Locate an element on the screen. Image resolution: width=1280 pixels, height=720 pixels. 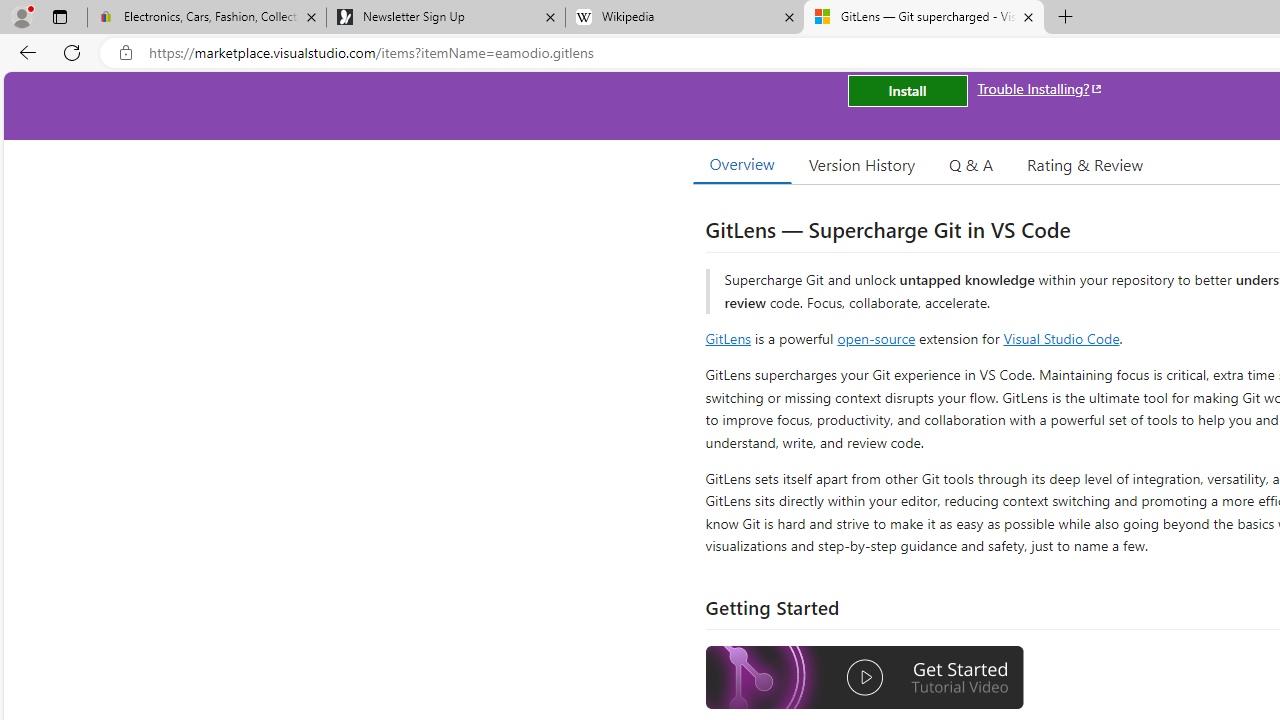
'Watch the GitLens Getting Started video' is located at coordinates (865, 679).